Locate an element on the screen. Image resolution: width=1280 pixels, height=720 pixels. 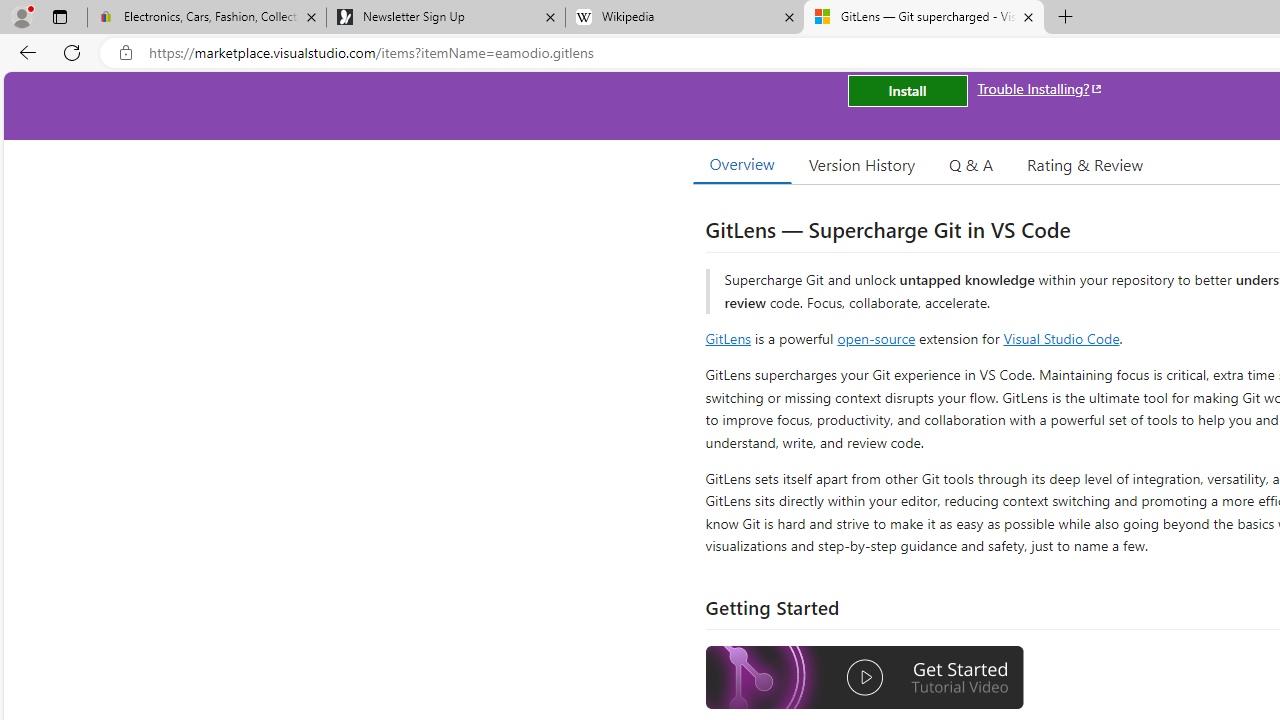
'Watch the GitLens Getting Started video' is located at coordinates (865, 679).